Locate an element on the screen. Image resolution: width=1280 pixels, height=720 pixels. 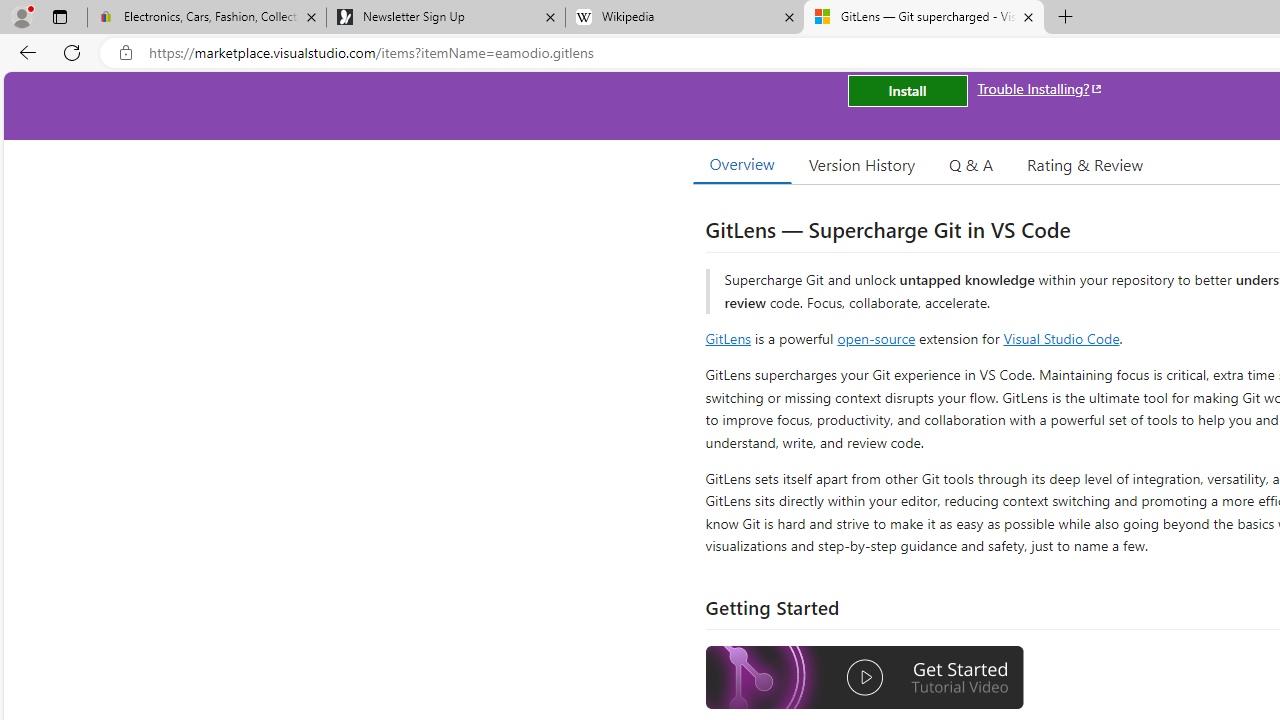
'Watch the GitLens Getting Started video' is located at coordinates (865, 679).